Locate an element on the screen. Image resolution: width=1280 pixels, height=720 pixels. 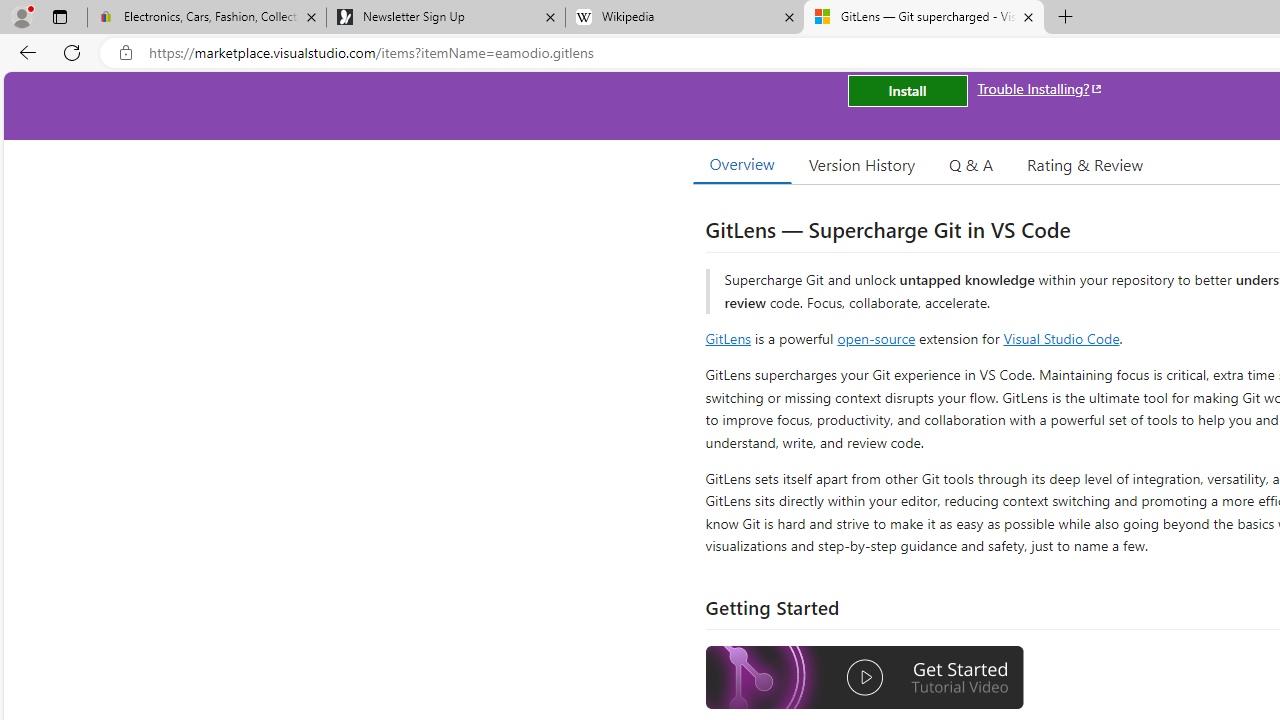
'Watch the GitLens Getting Started video' is located at coordinates (865, 679).